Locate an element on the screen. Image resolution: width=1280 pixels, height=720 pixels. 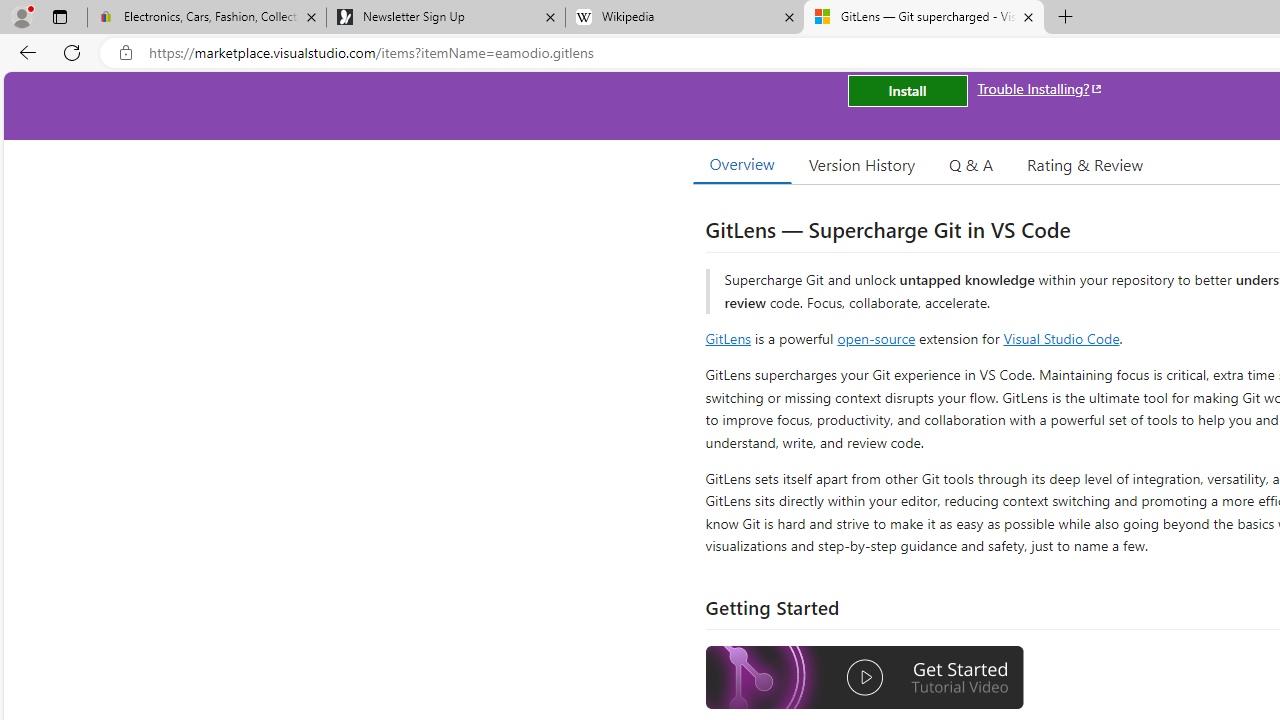
'Watch the GitLens Getting Started video' is located at coordinates (865, 679).